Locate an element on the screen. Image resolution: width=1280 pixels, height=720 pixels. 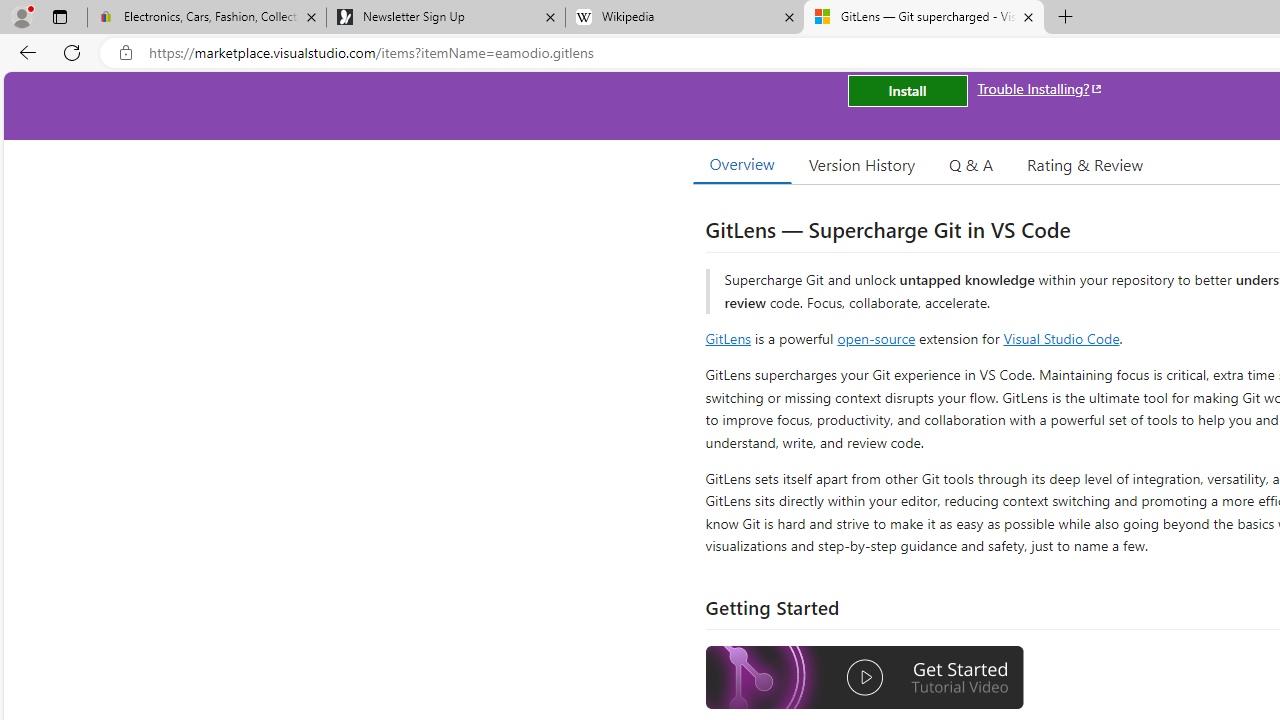
'Watch the GitLens Getting Started video' is located at coordinates (865, 679).